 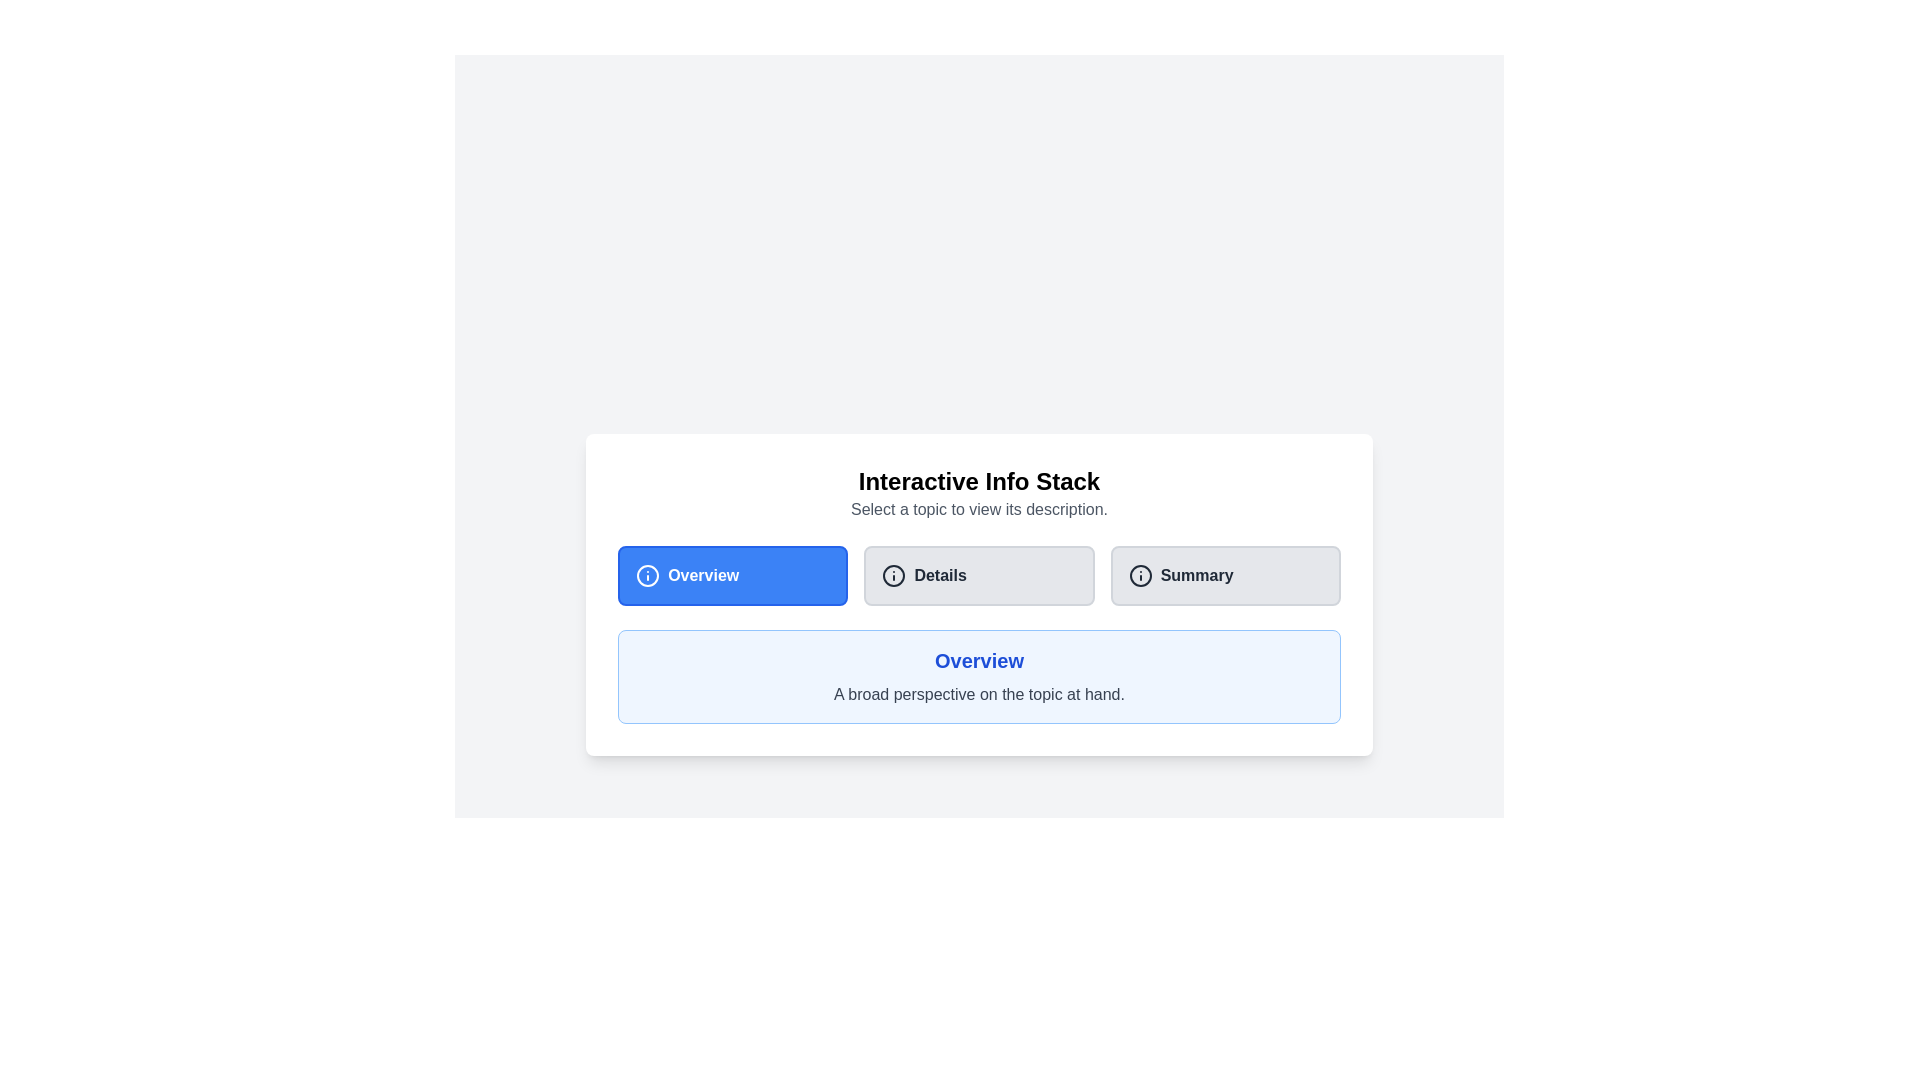 What do you see at coordinates (1224, 575) in the screenshot?
I see `the 'Summary' option, which is a clickable UI element with an info icon on the left and bold text next to it, located in the interactive section as the third option in a horizontal row of buttons` at bounding box center [1224, 575].